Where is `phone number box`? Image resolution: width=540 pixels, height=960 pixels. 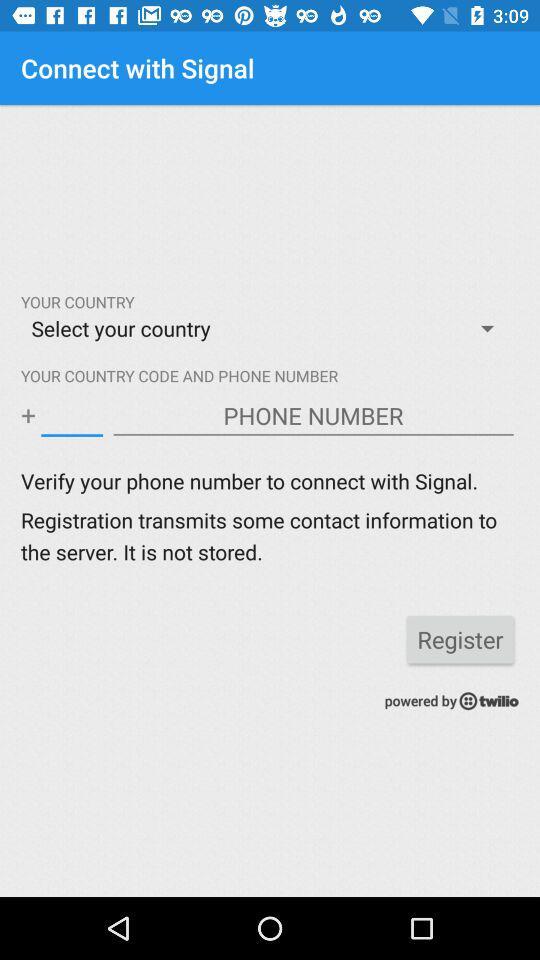 phone number box is located at coordinates (313, 415).